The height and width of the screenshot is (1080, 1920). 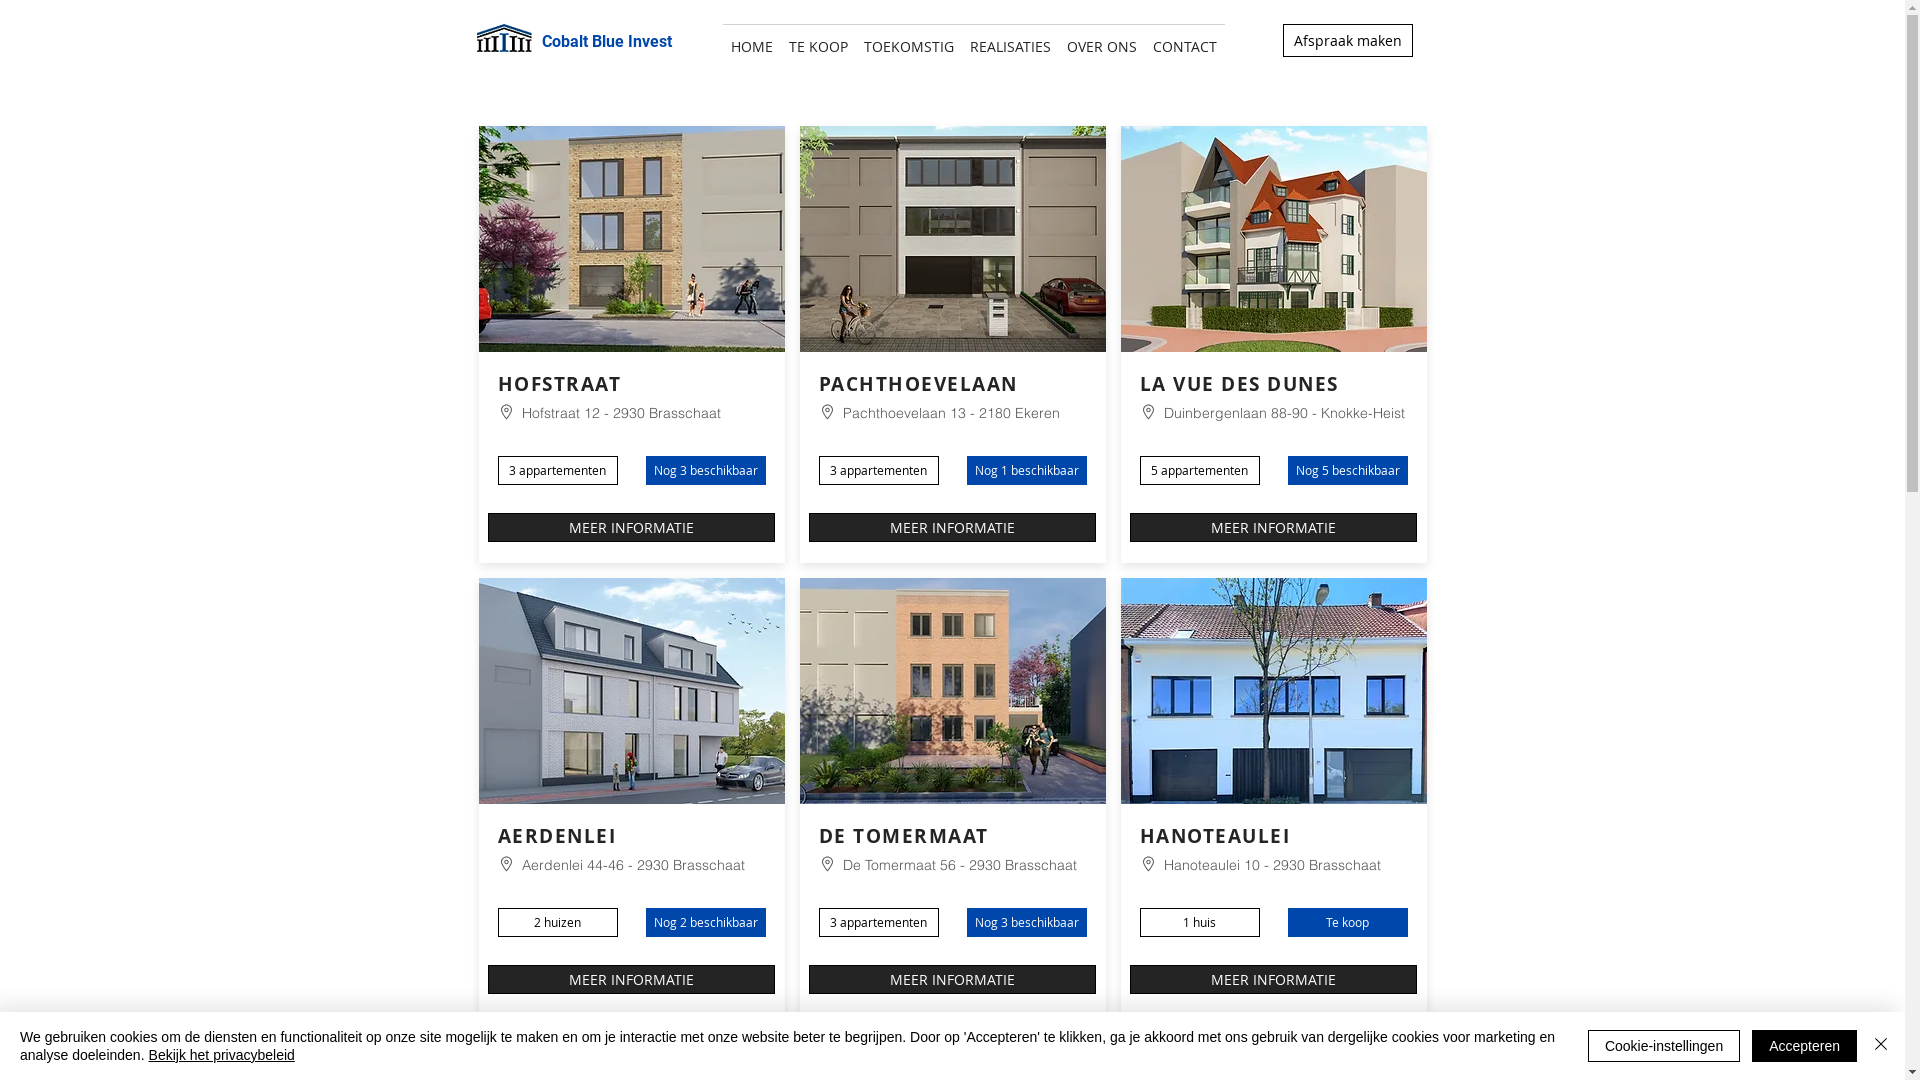 I want to click on 'TOEKOMSTIG', so click(x=907, y=37).